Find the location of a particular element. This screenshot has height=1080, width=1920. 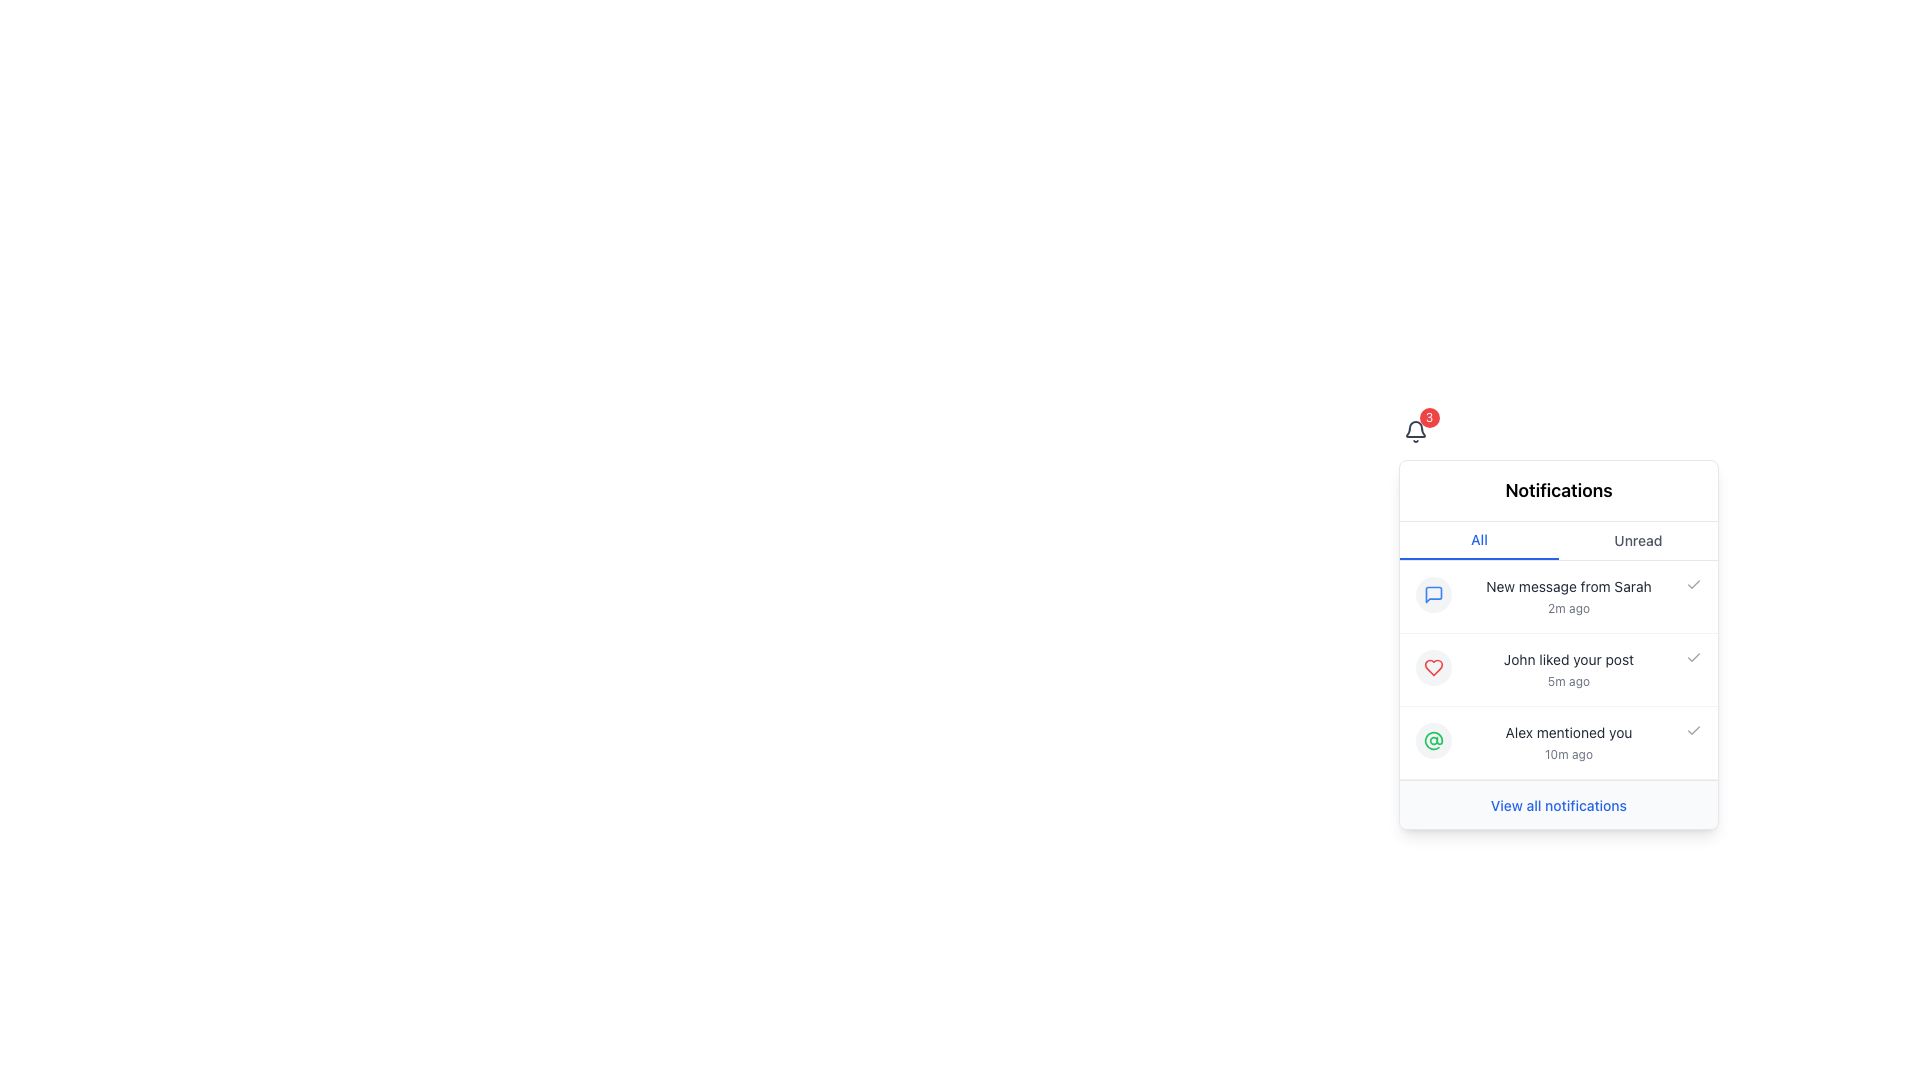

the notification bell icon with a red badge indicating 3 unread notifications is located at coordinates (1414, 431).